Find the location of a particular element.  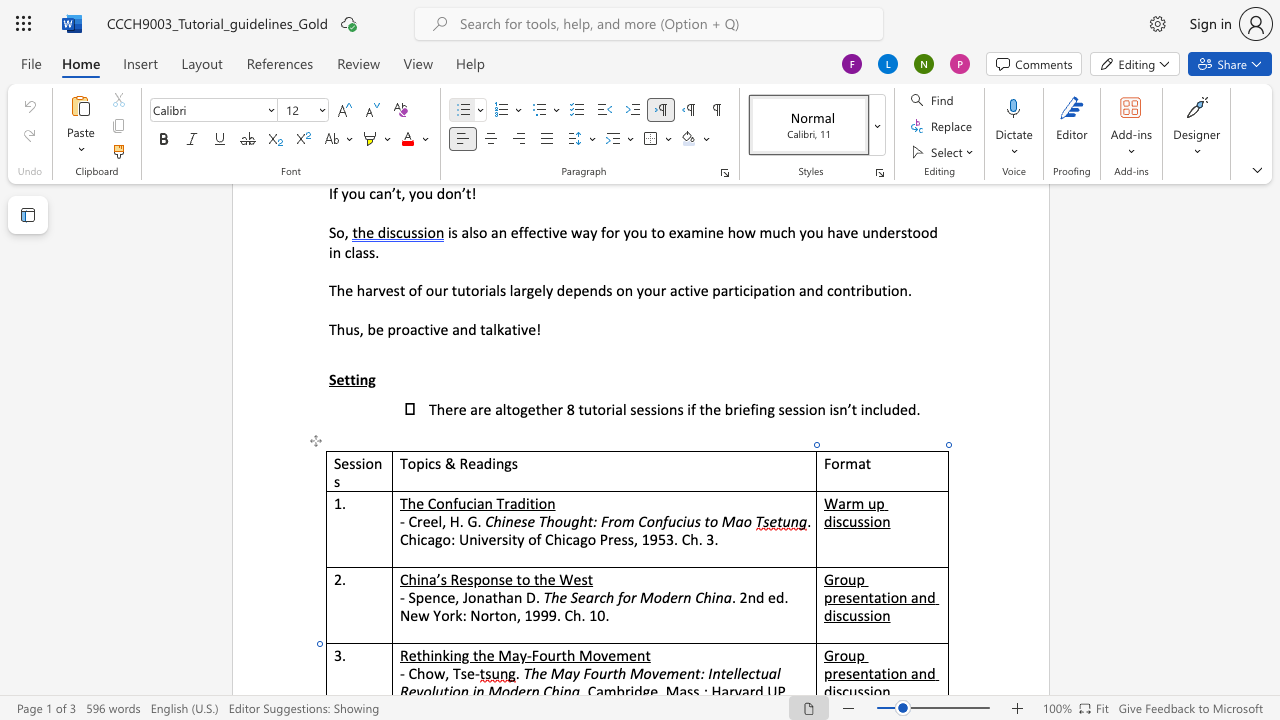

the space between the continuous character "a" and "d" in the text is located at coordinates (517, 502).